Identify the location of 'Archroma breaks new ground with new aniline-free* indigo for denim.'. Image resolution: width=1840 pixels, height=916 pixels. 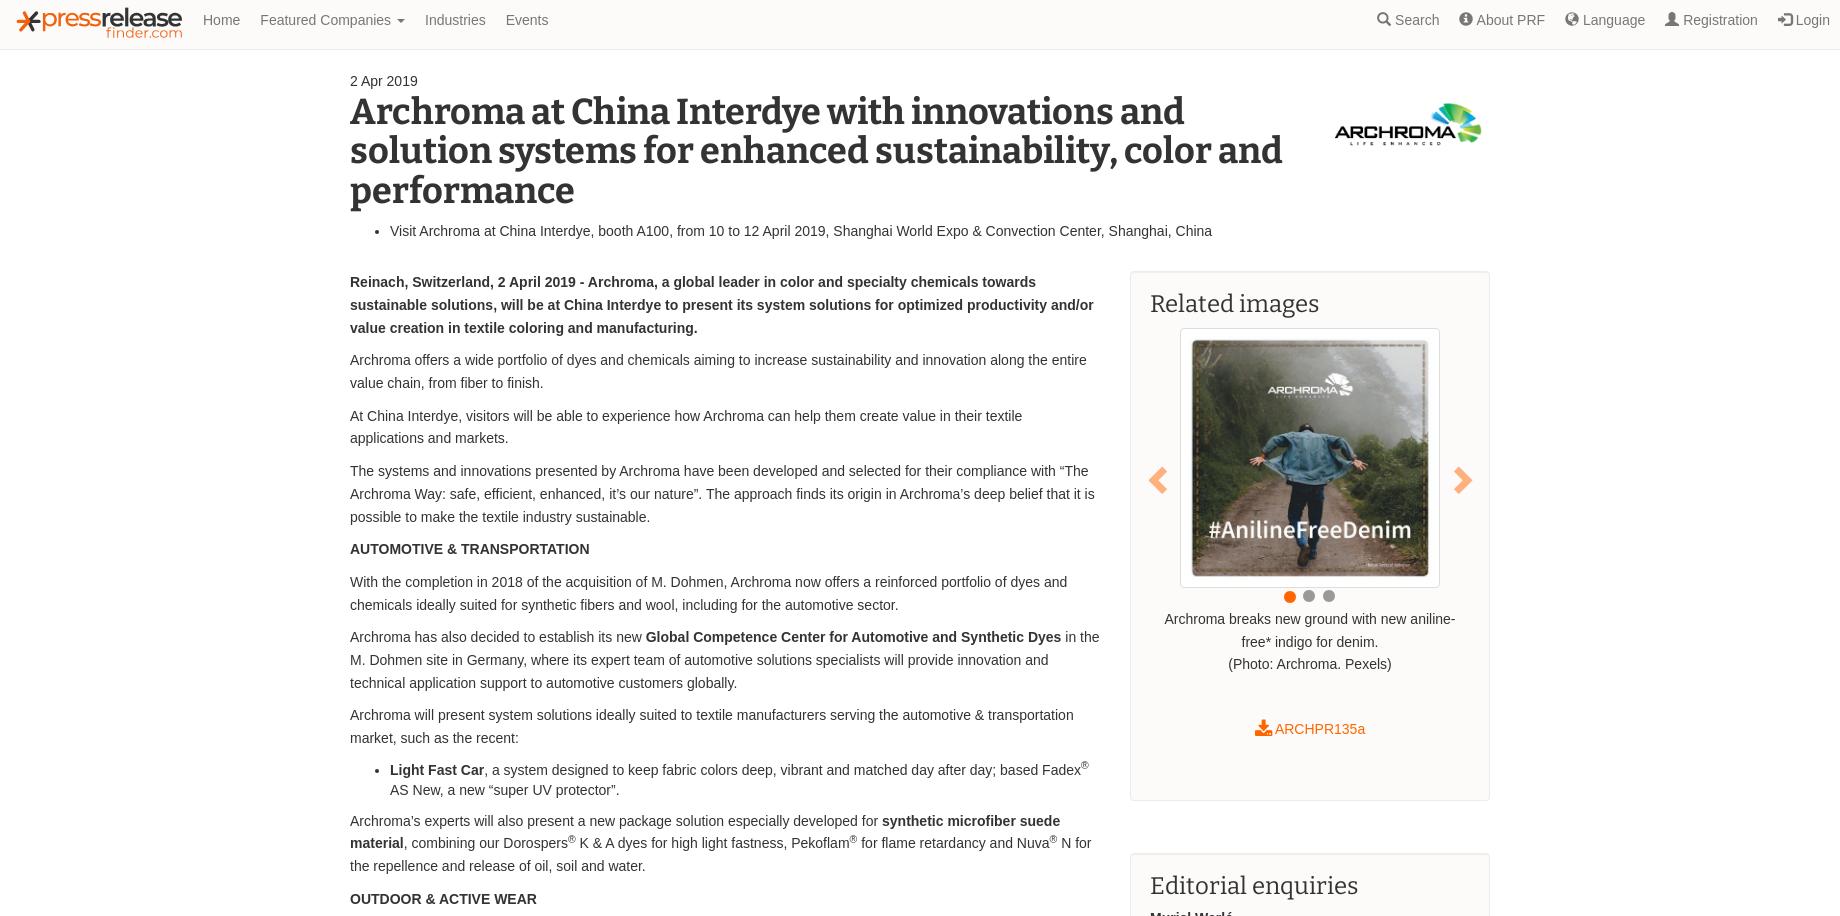
(1308, 629).